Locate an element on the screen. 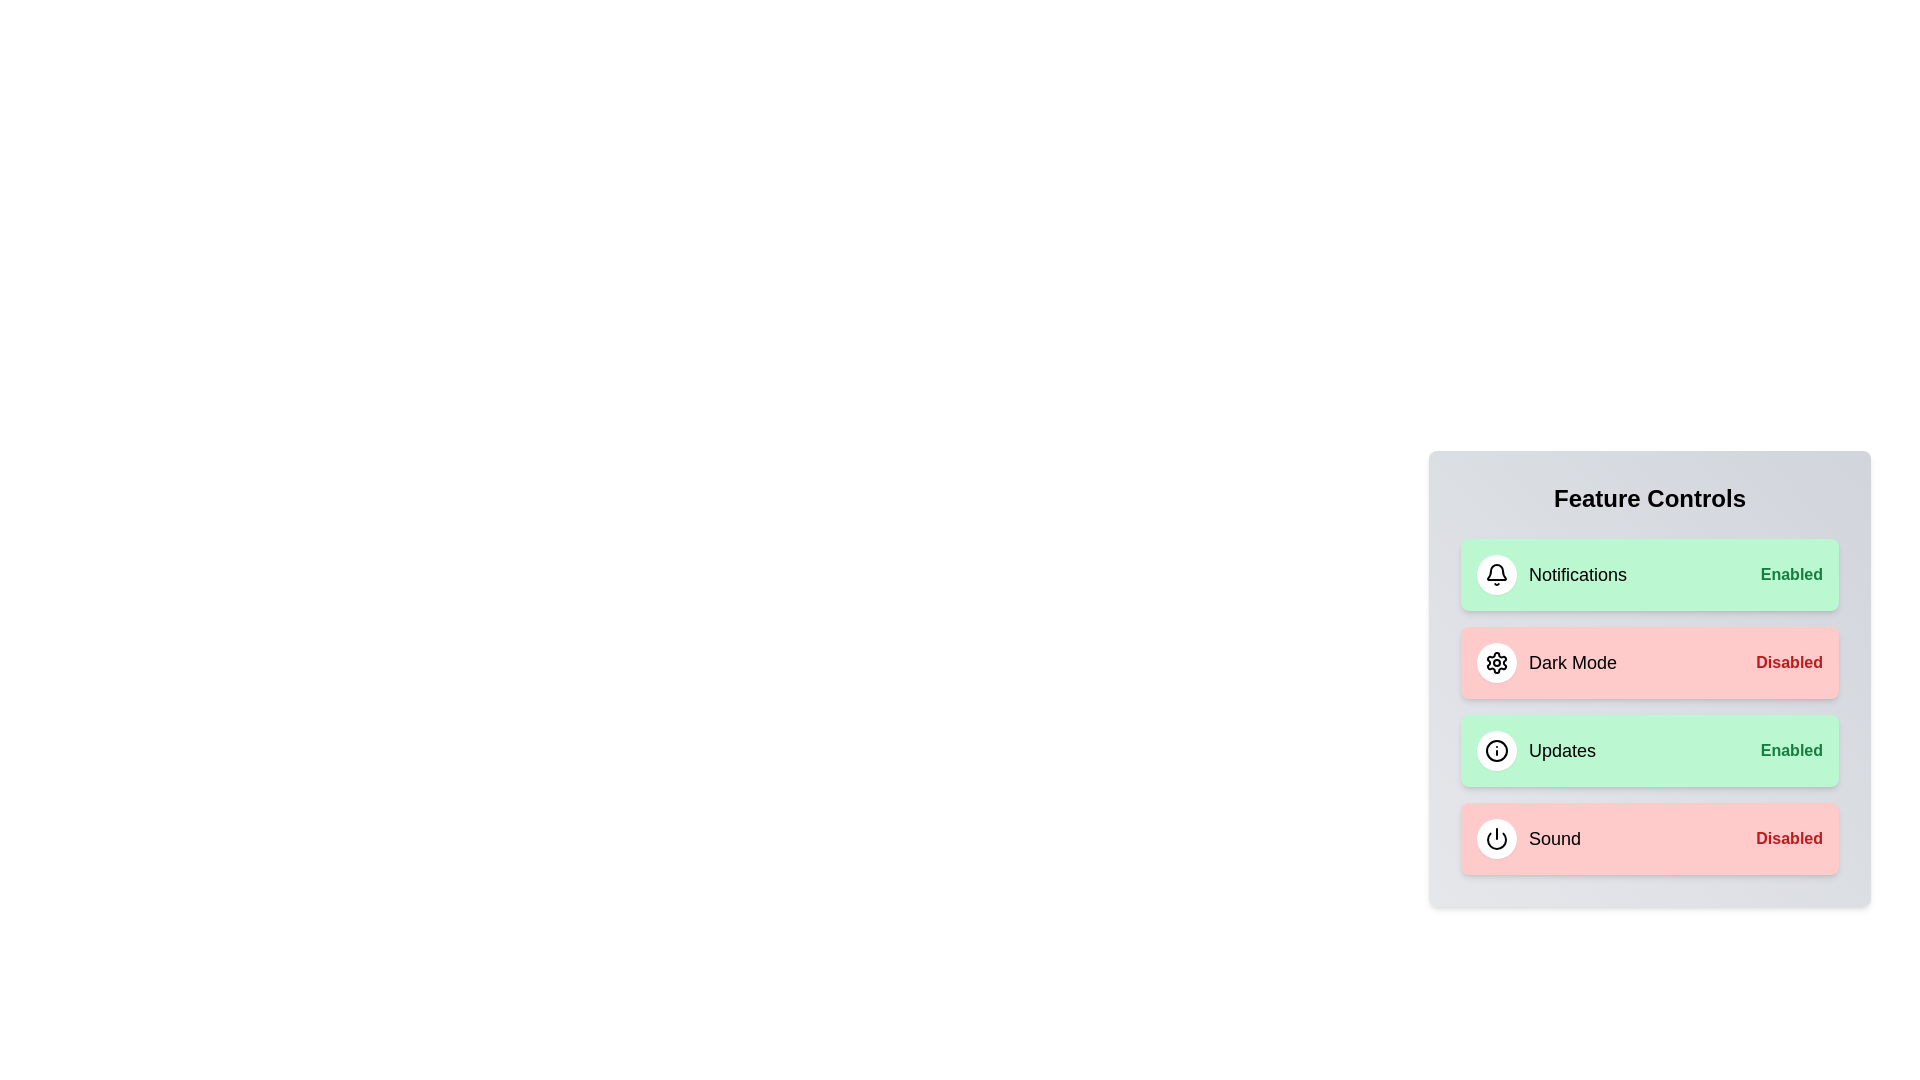 This screenshot has height=1080, width=1920. the icon to toggle the state of the Updates feature is located at coordinates (1497, 751).